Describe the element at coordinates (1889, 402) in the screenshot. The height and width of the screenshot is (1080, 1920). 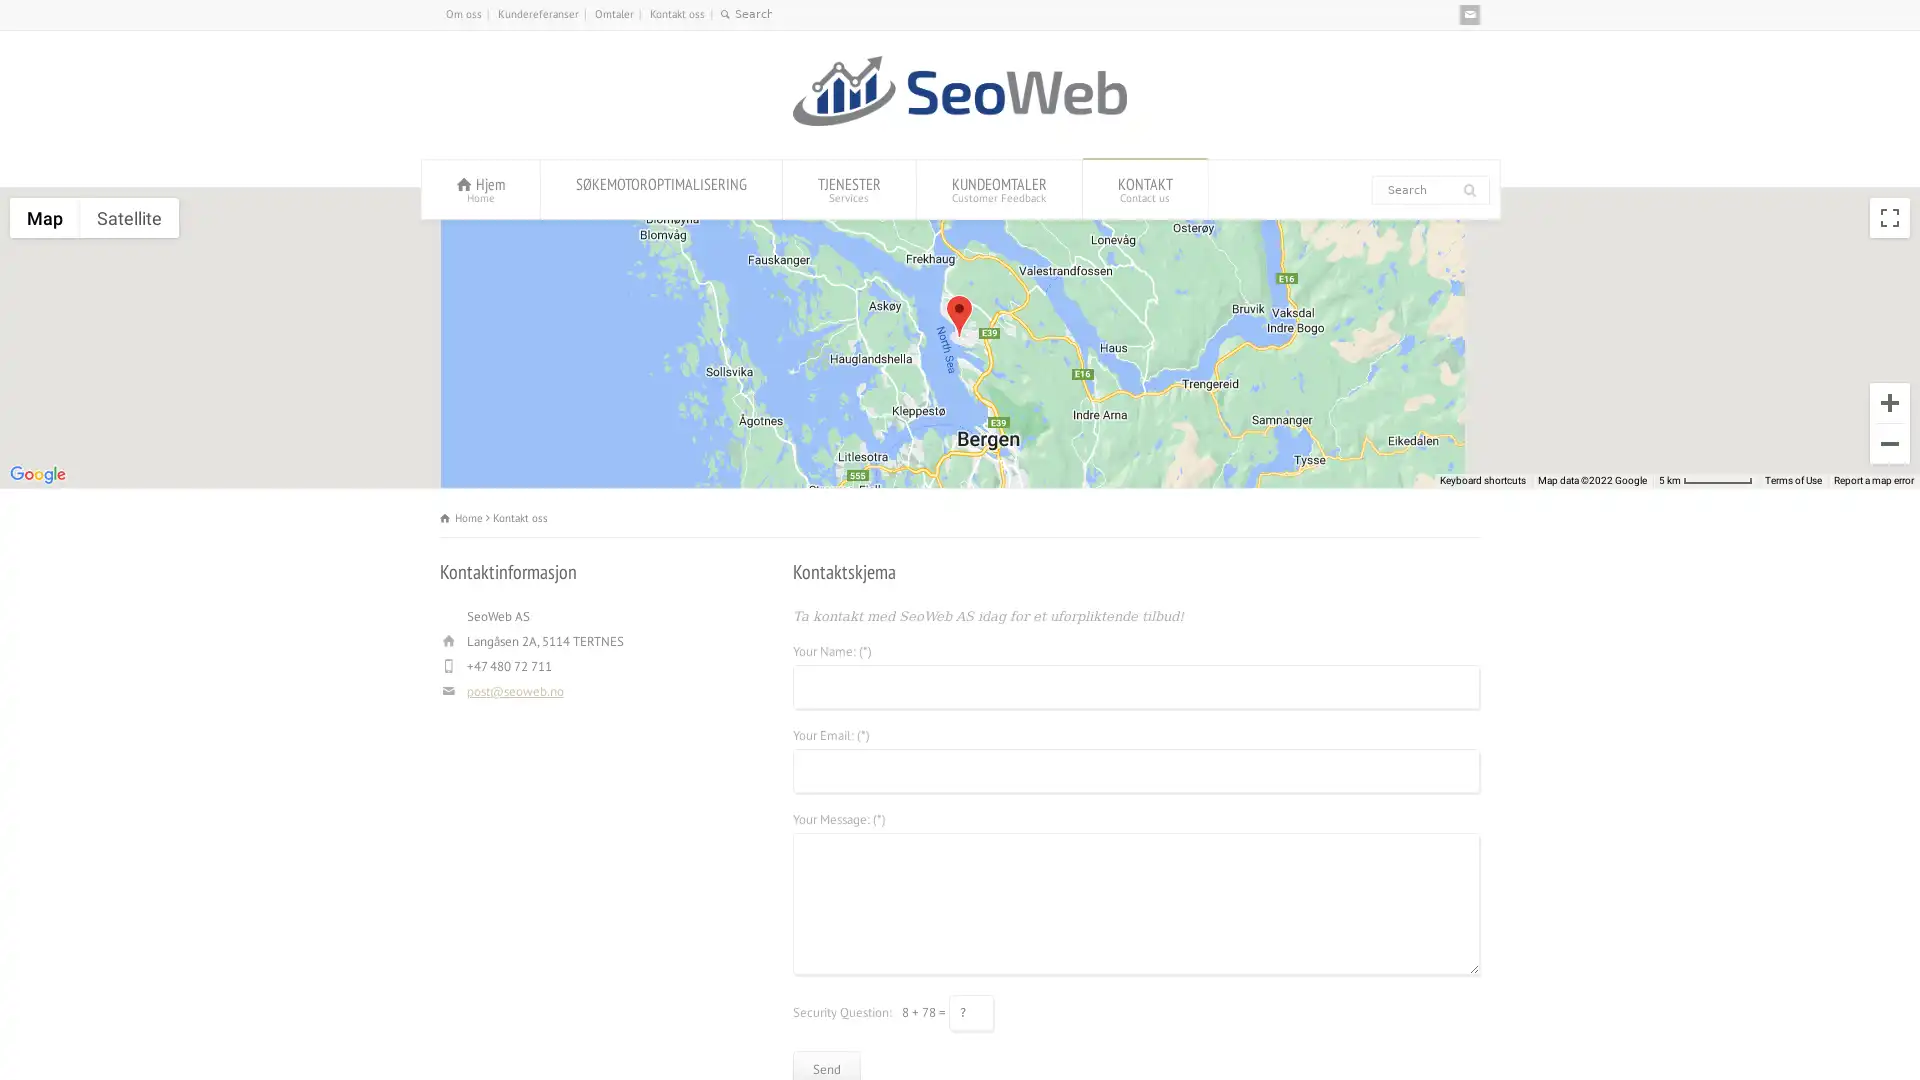
I see `Zoom in` at that location.